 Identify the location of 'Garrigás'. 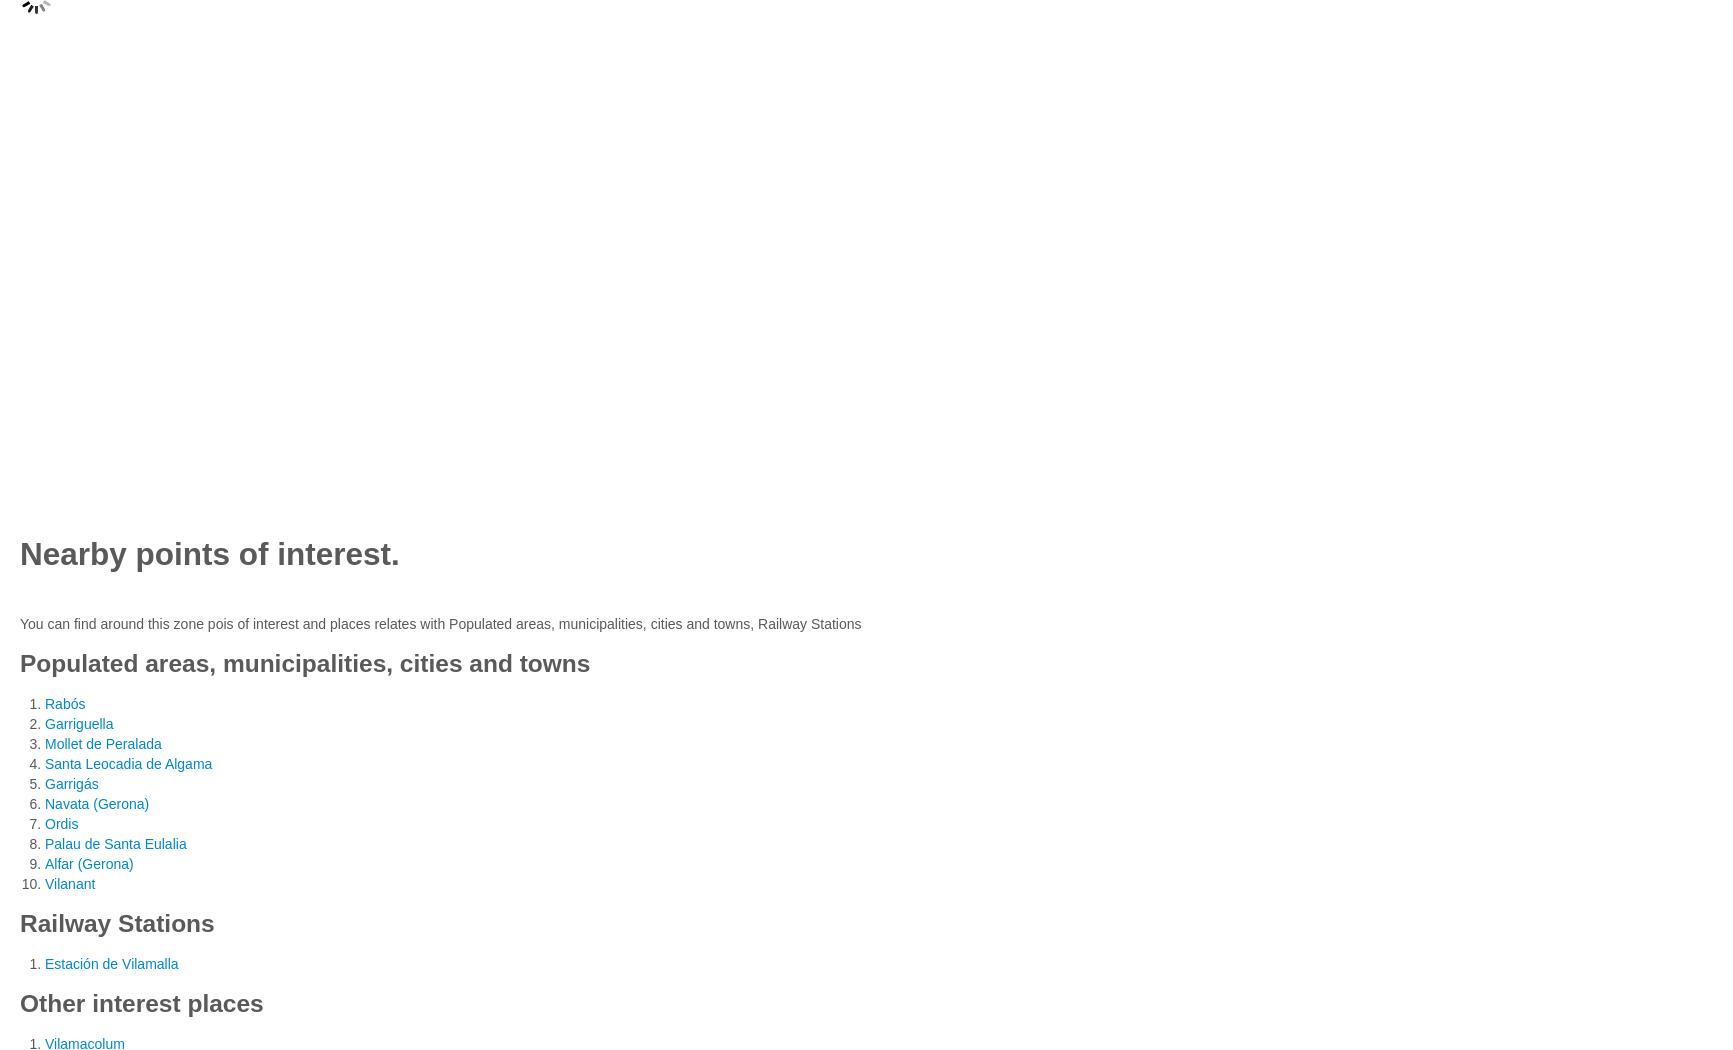
(71, 782).